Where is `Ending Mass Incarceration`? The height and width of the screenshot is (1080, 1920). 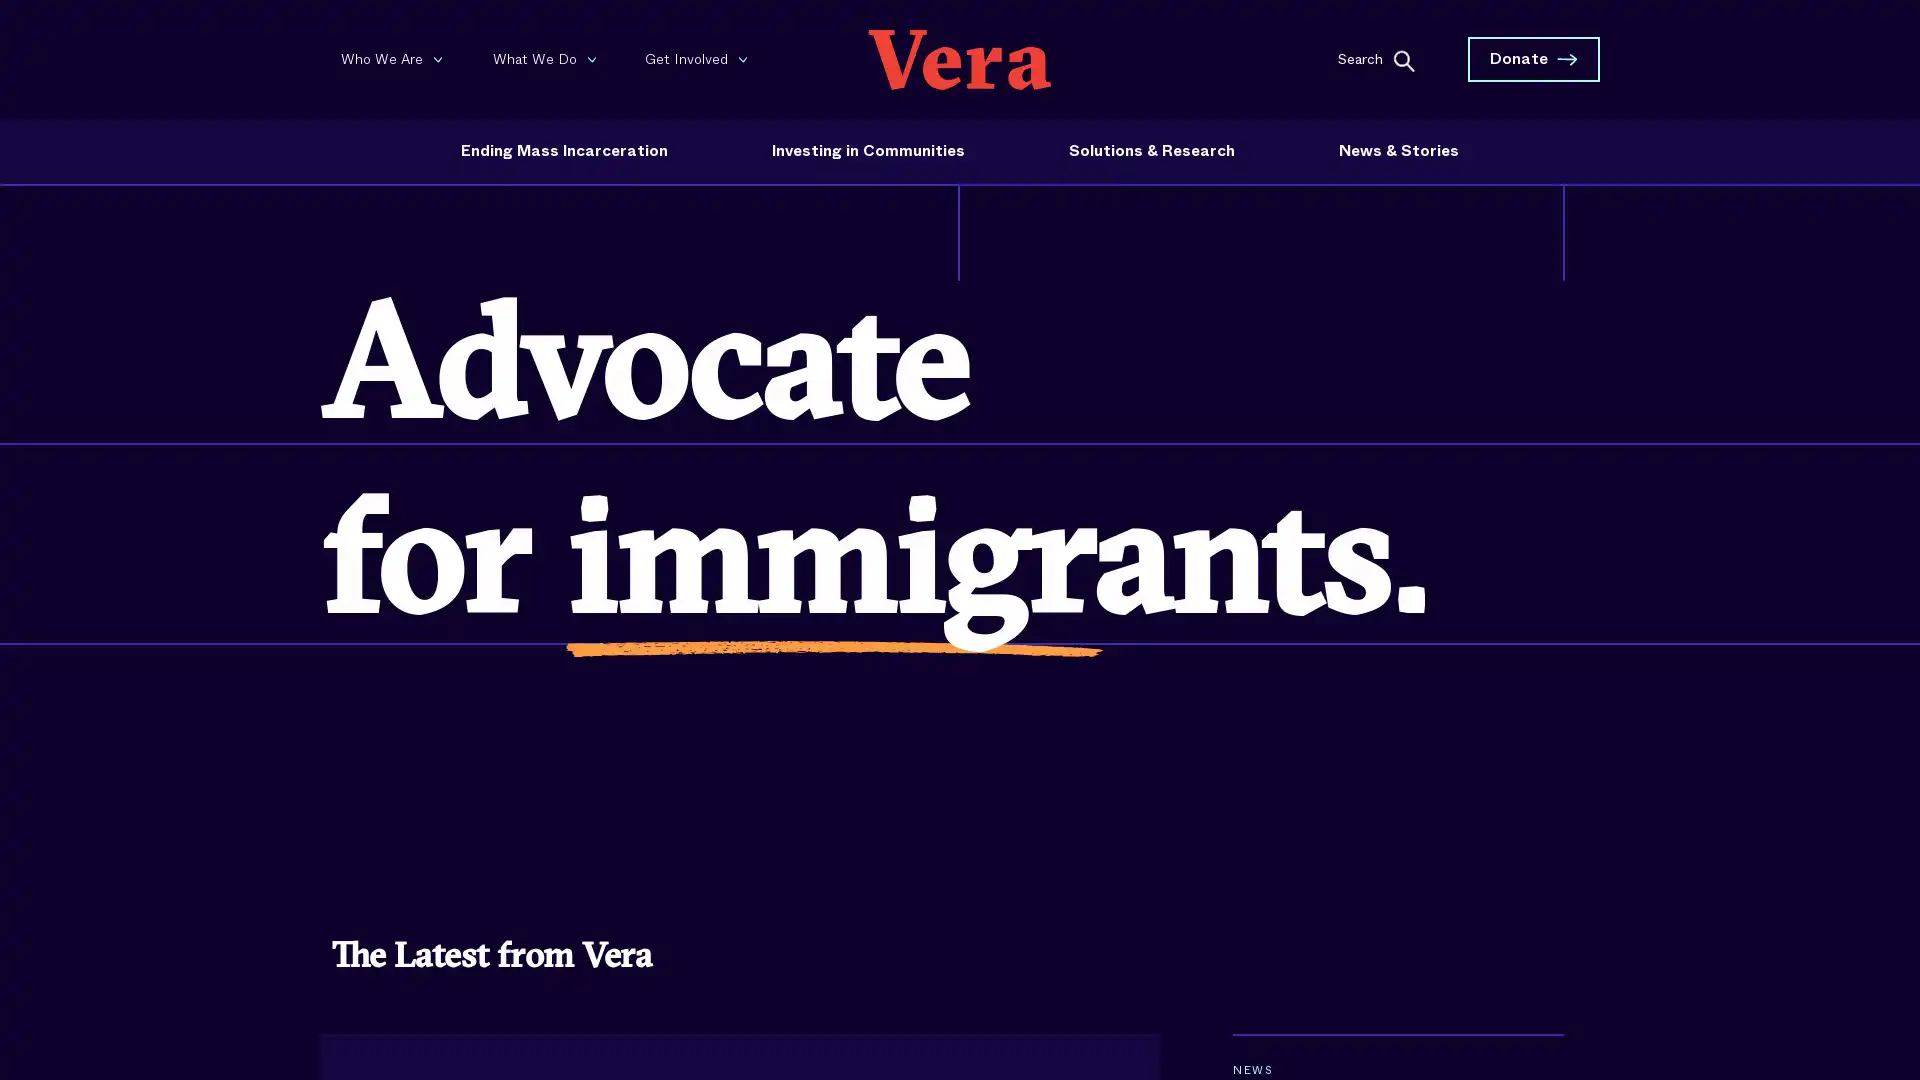 Ending Mass Incarceration is located at coordinates (563, 150).